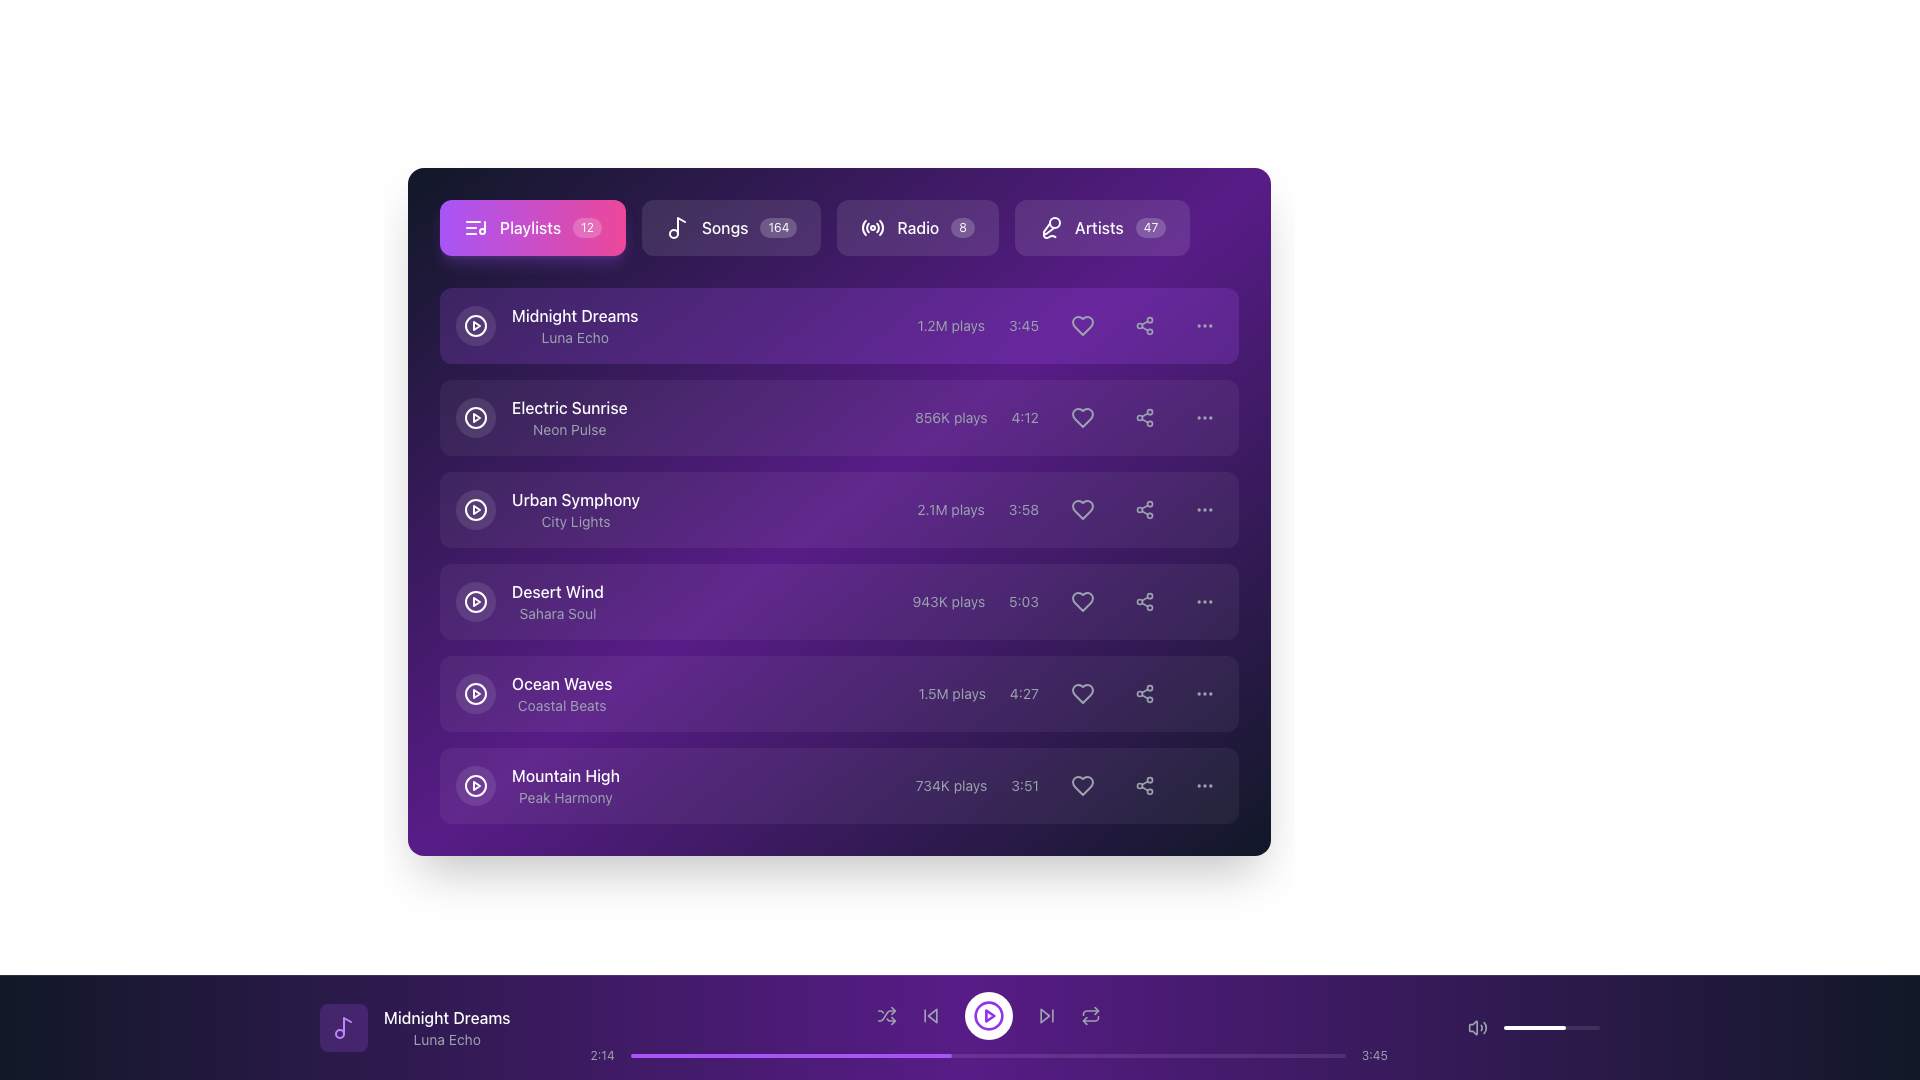 The height and width of the screenshot is (1080, 1920). What do you see at coordinates (989, 1015) in the screenshot?
I see `the primary media playback control button, which toggles between play and pause states, located at the center of the playback controls section` at bounding box center [989, 1015].